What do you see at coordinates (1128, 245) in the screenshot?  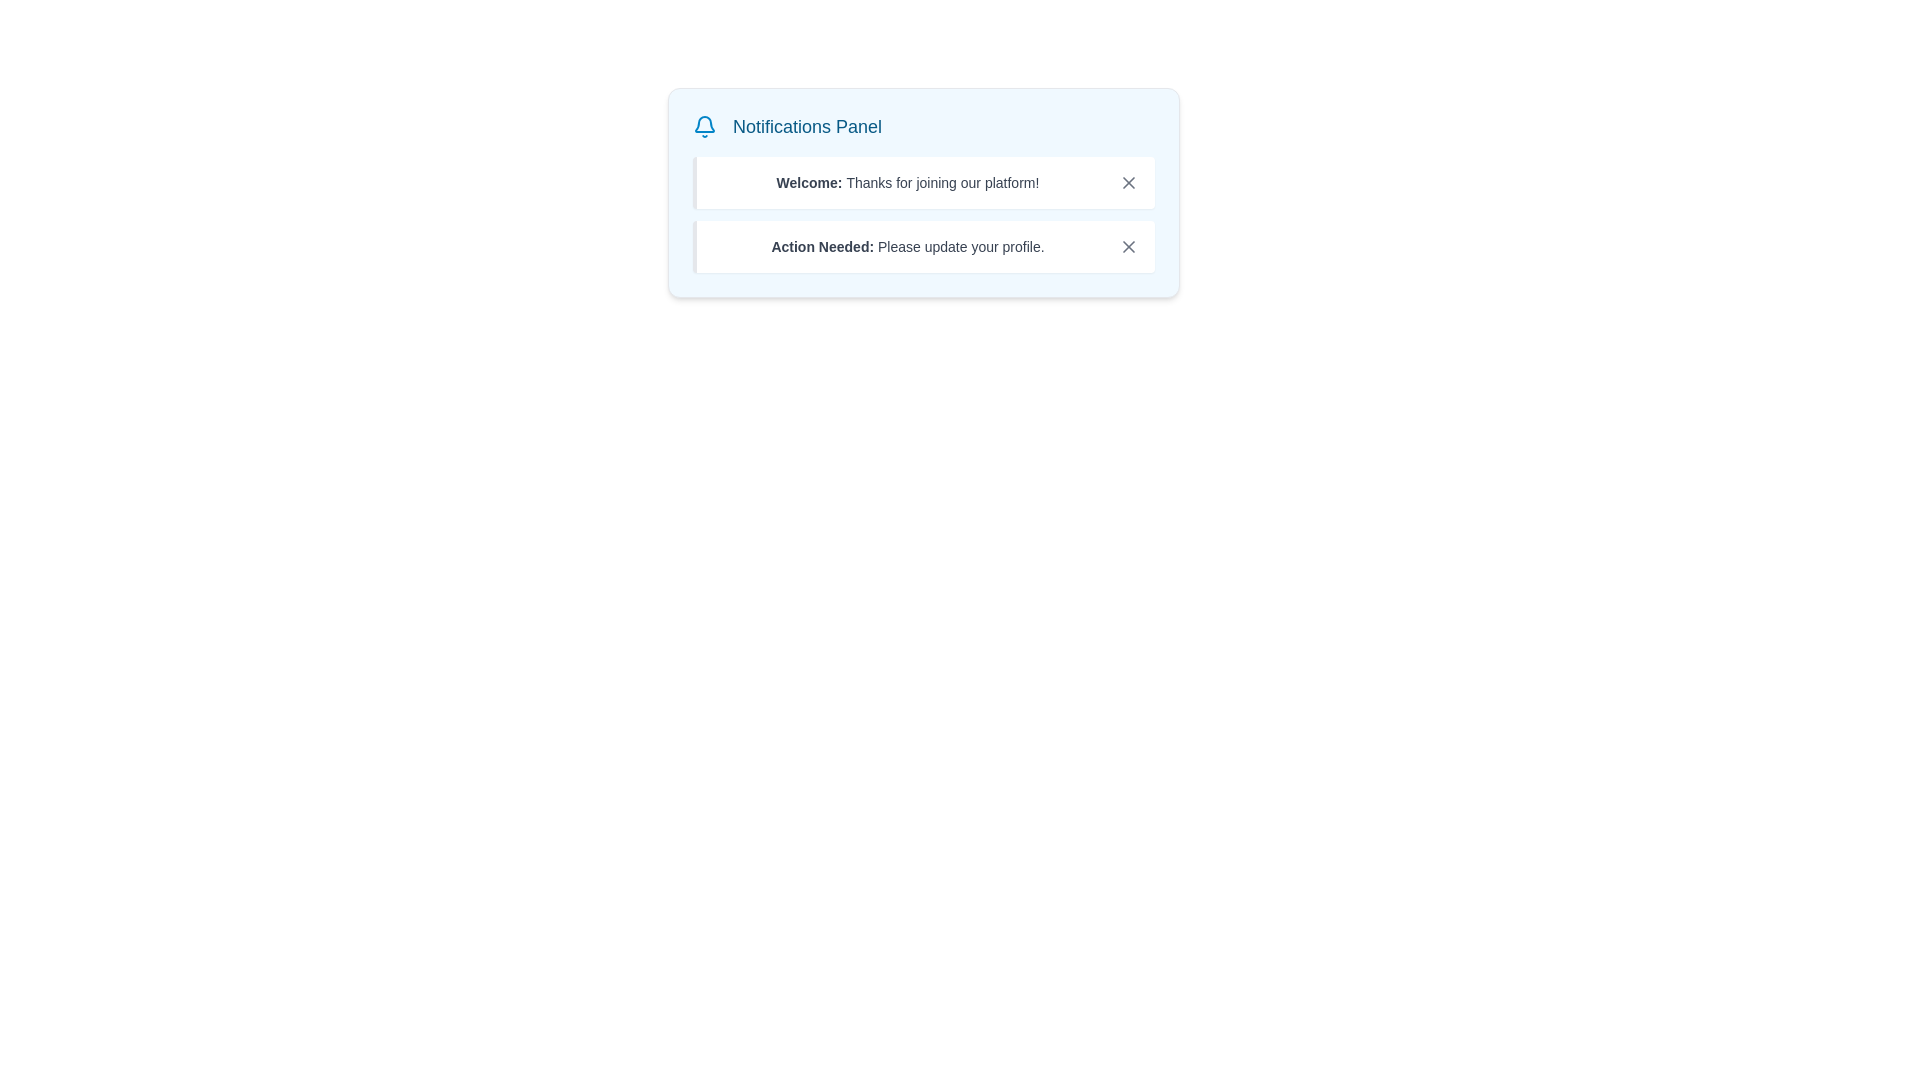 I see `the small 'X' icon button in the top-right corner of the notification box that displays 'Action Needed: Please update your profile'` at bounding box center [1128, 245].